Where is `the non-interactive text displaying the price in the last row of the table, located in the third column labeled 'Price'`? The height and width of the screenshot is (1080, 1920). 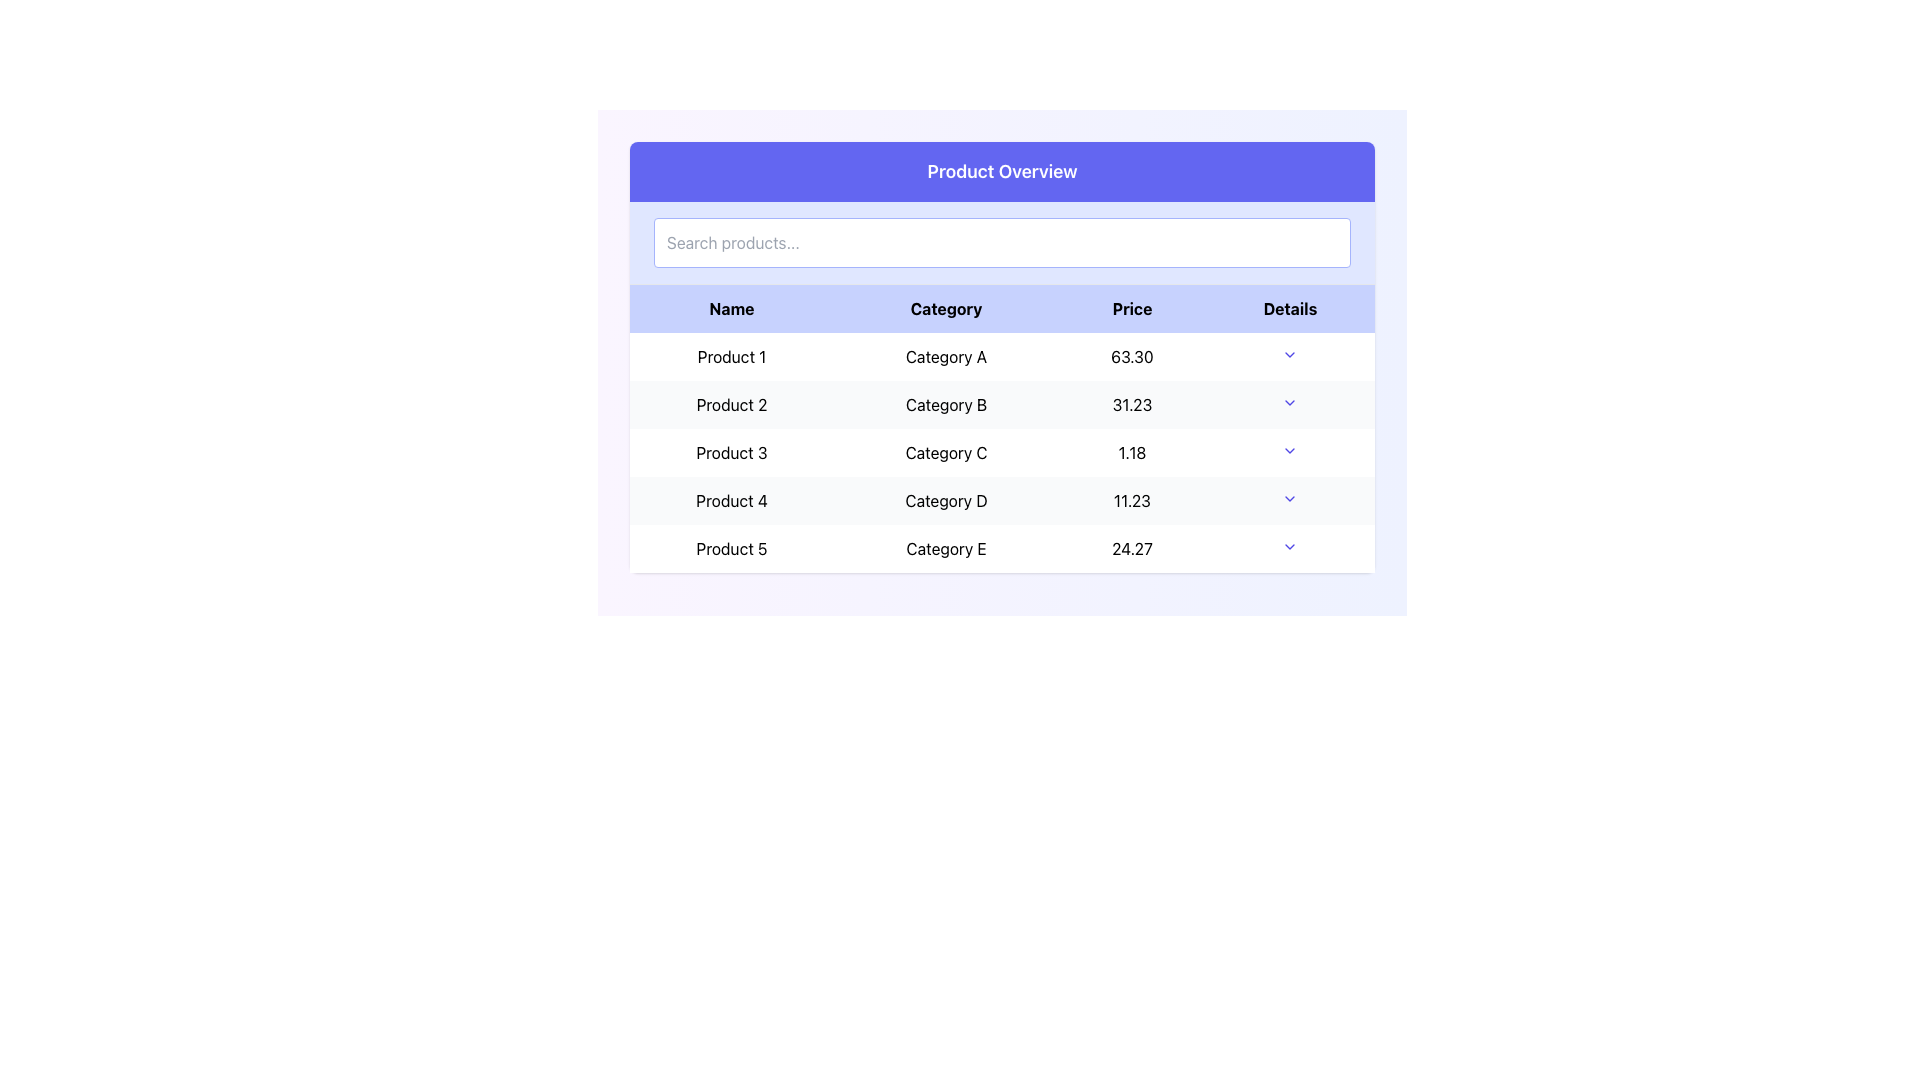
the non-interactive text displaying the price in the last row of the table, located in the third column labeled 'Price' is located at coordinates (1132, 548).